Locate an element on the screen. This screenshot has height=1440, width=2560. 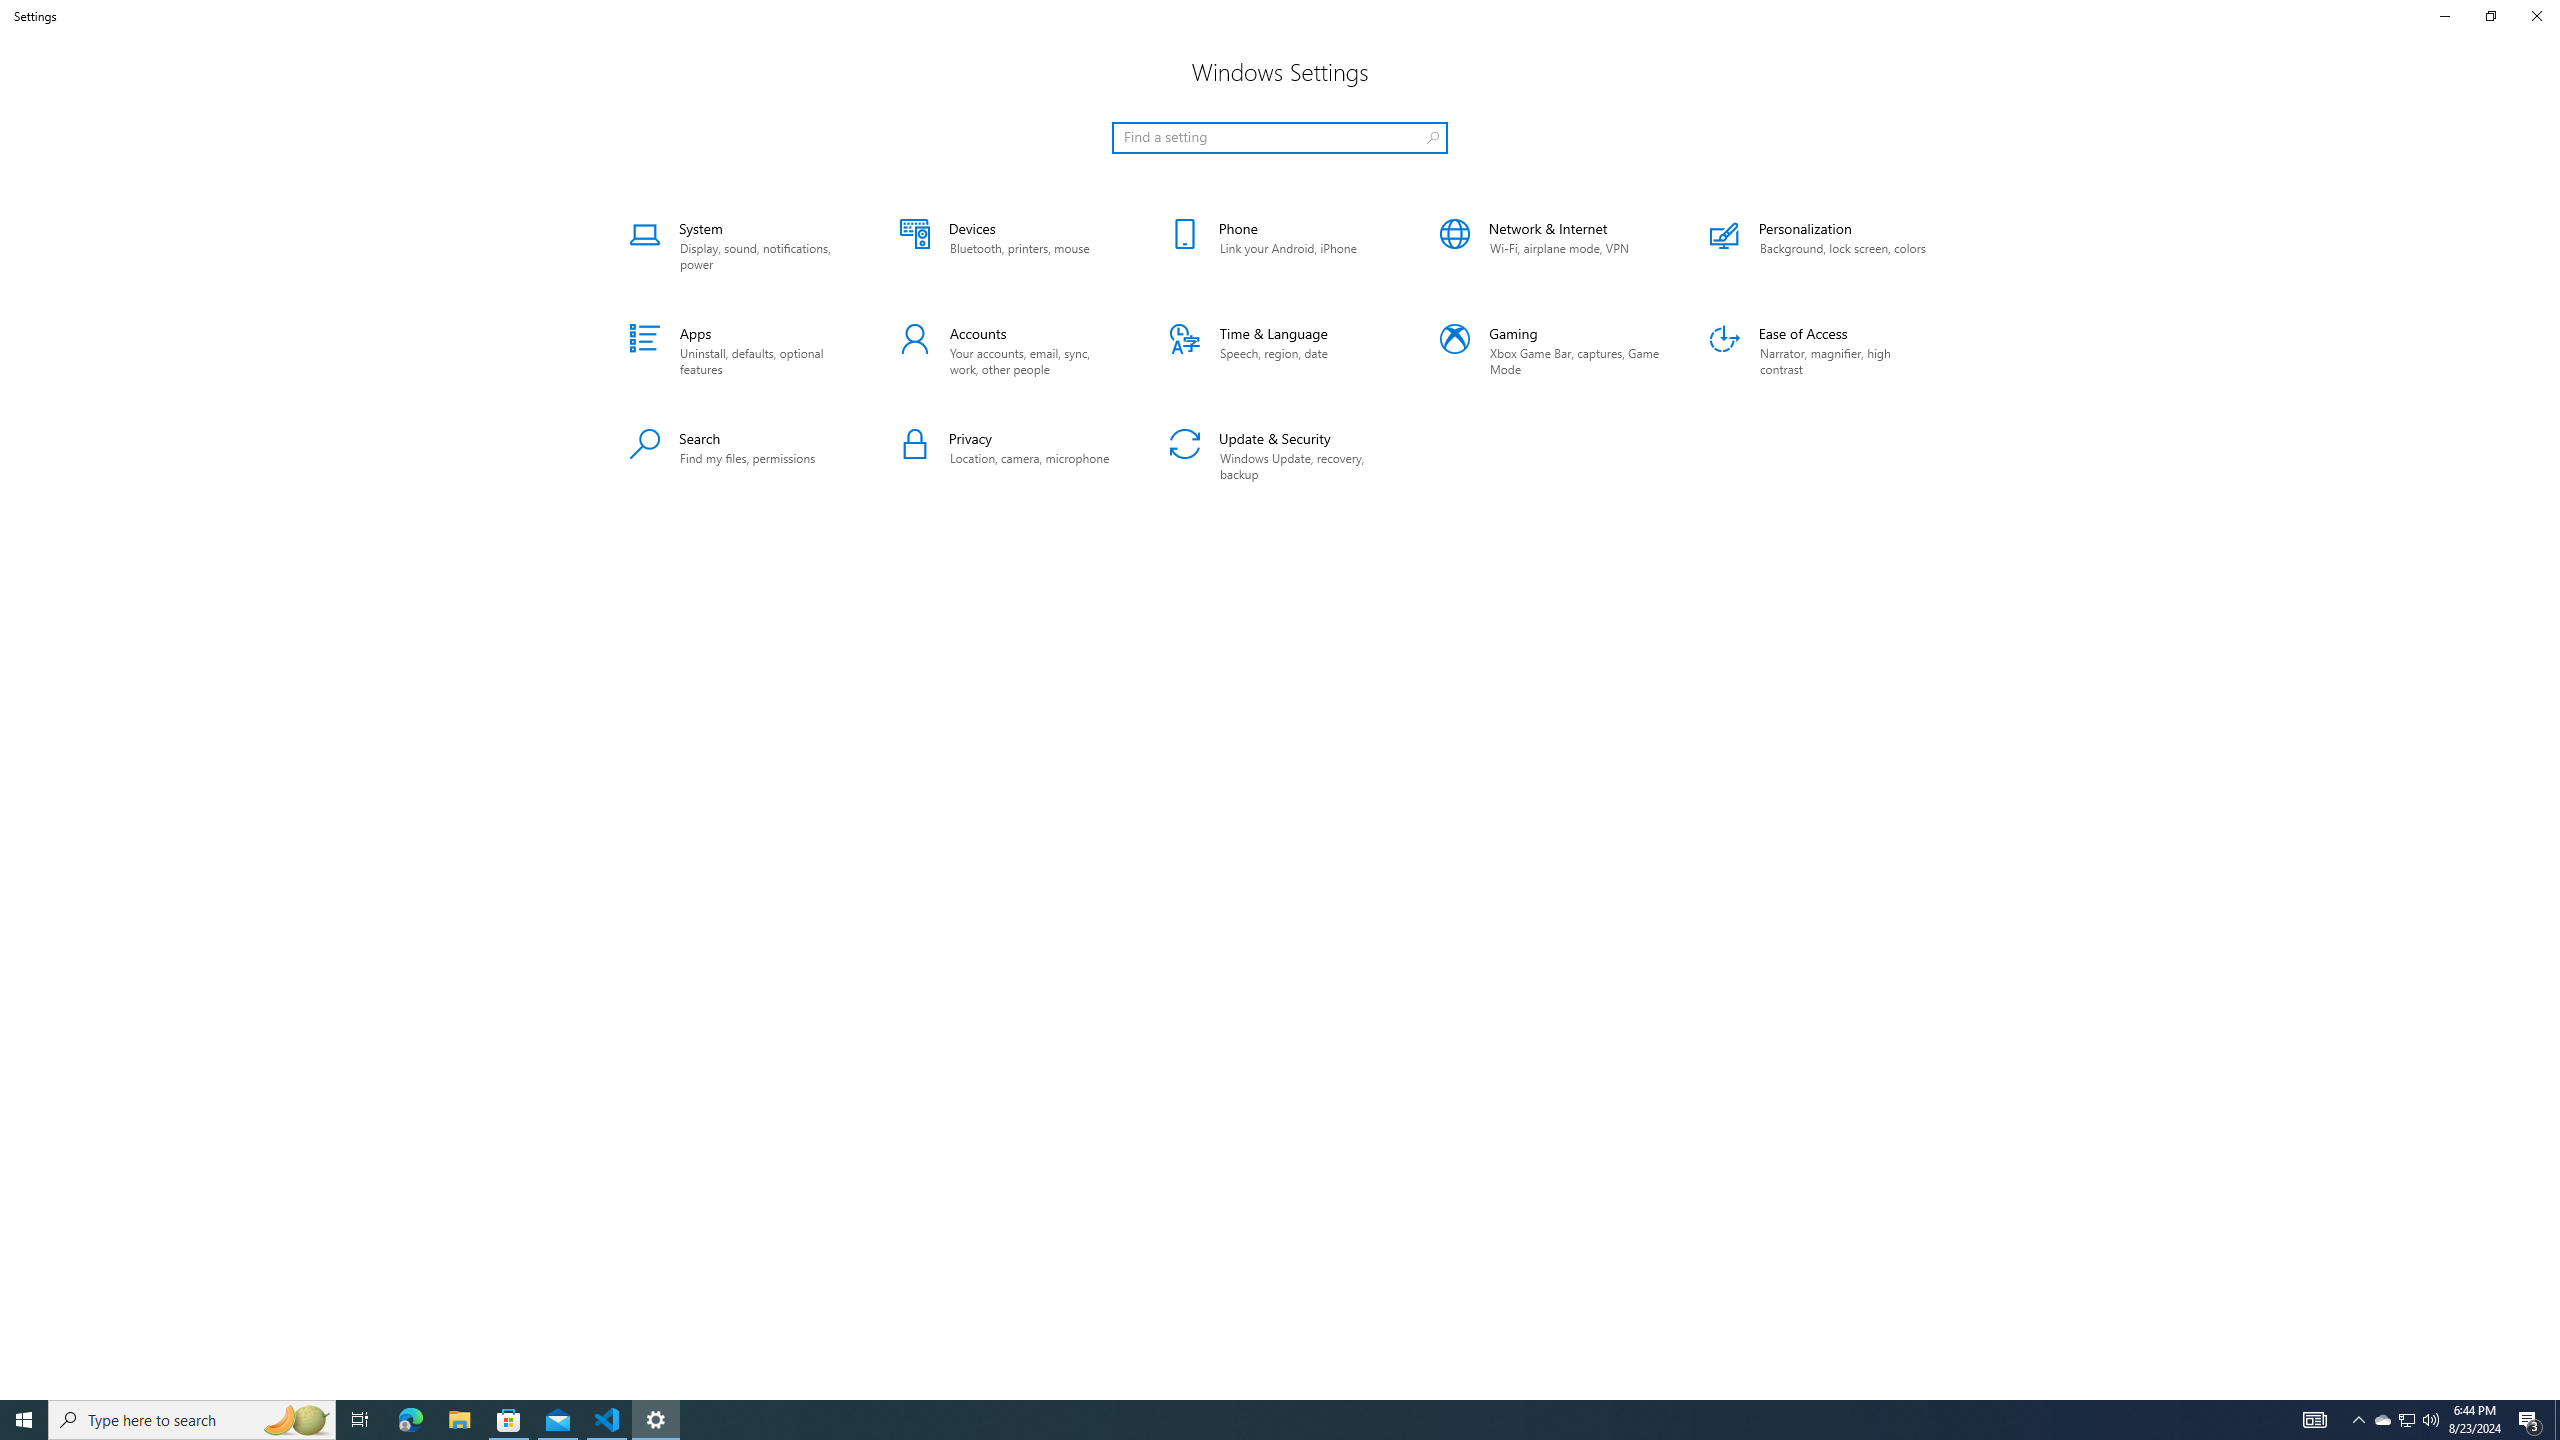
'Search' is located at coordinates (738, 456).